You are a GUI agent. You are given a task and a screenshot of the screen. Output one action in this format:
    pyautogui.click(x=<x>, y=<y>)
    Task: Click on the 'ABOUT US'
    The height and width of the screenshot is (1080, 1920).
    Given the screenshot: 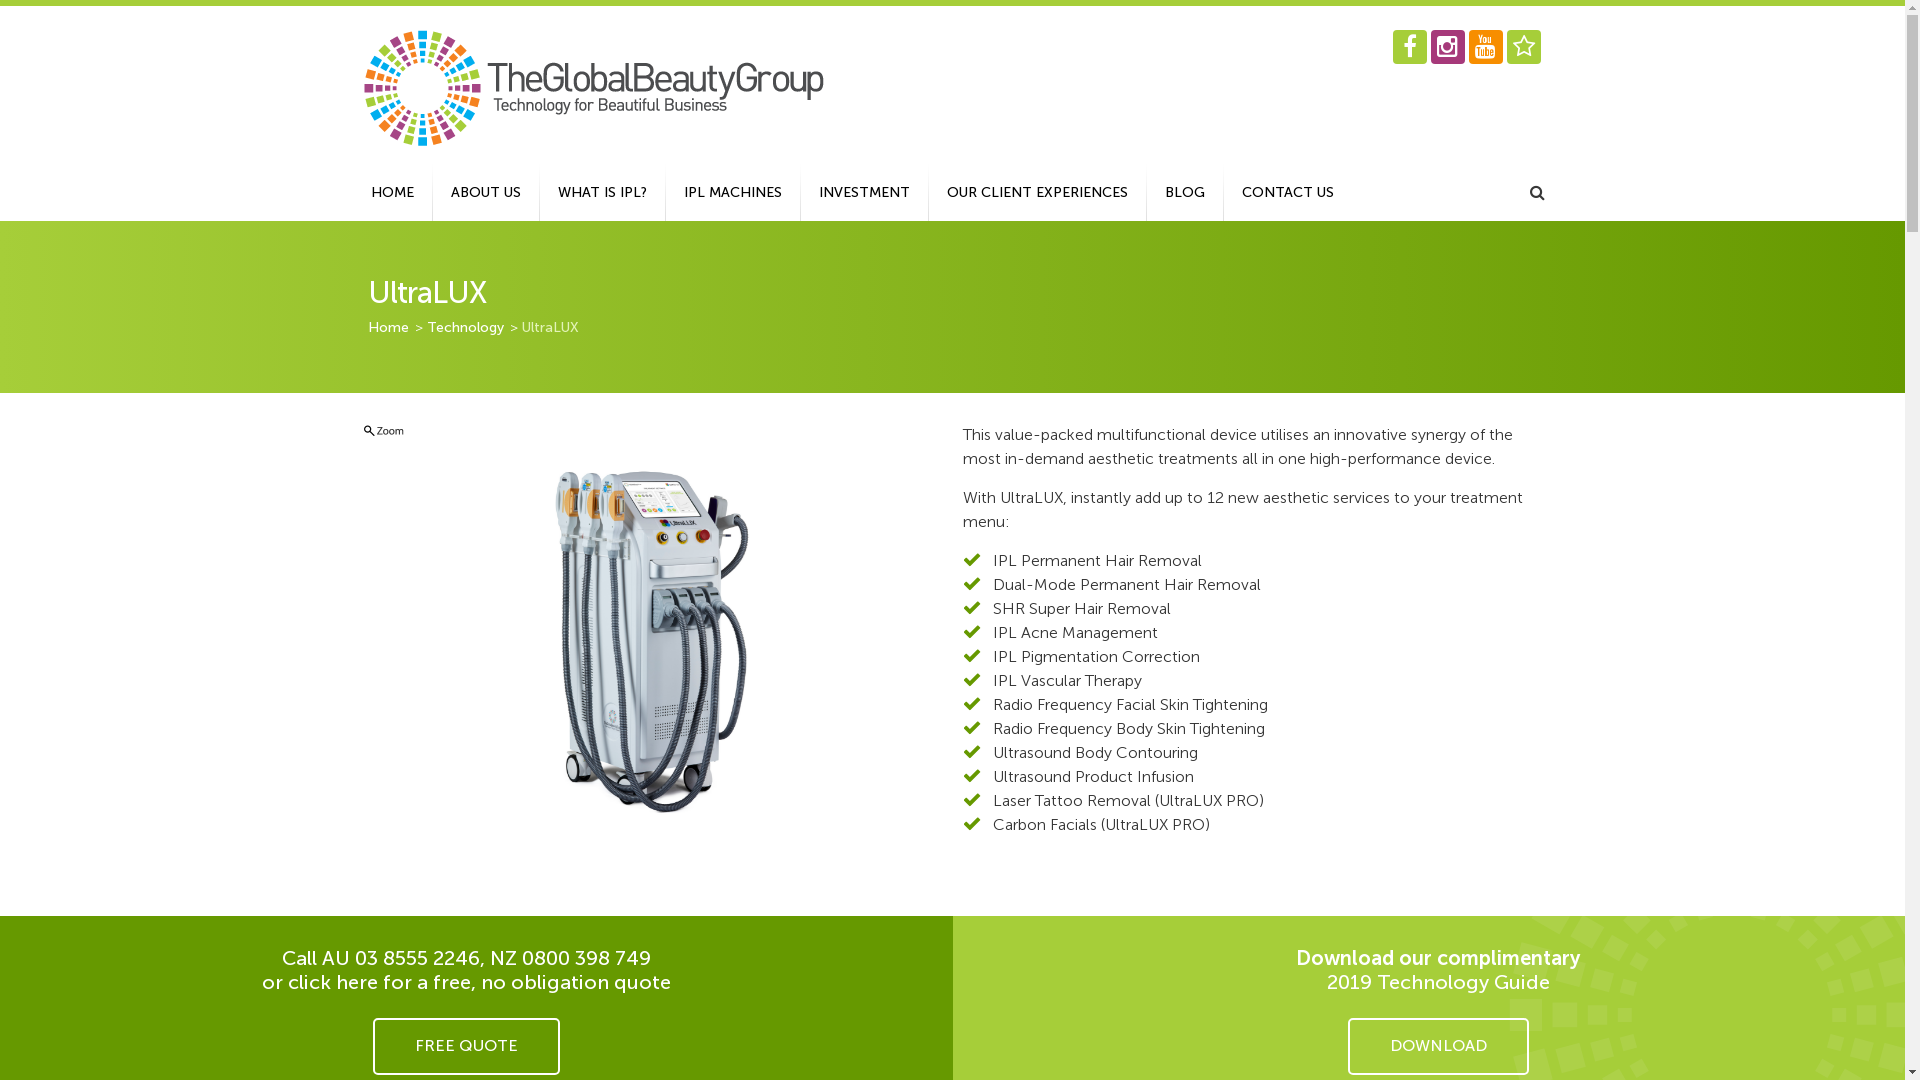 What is the action you would take?
    pyautogui.click(x=431, y=192)
    